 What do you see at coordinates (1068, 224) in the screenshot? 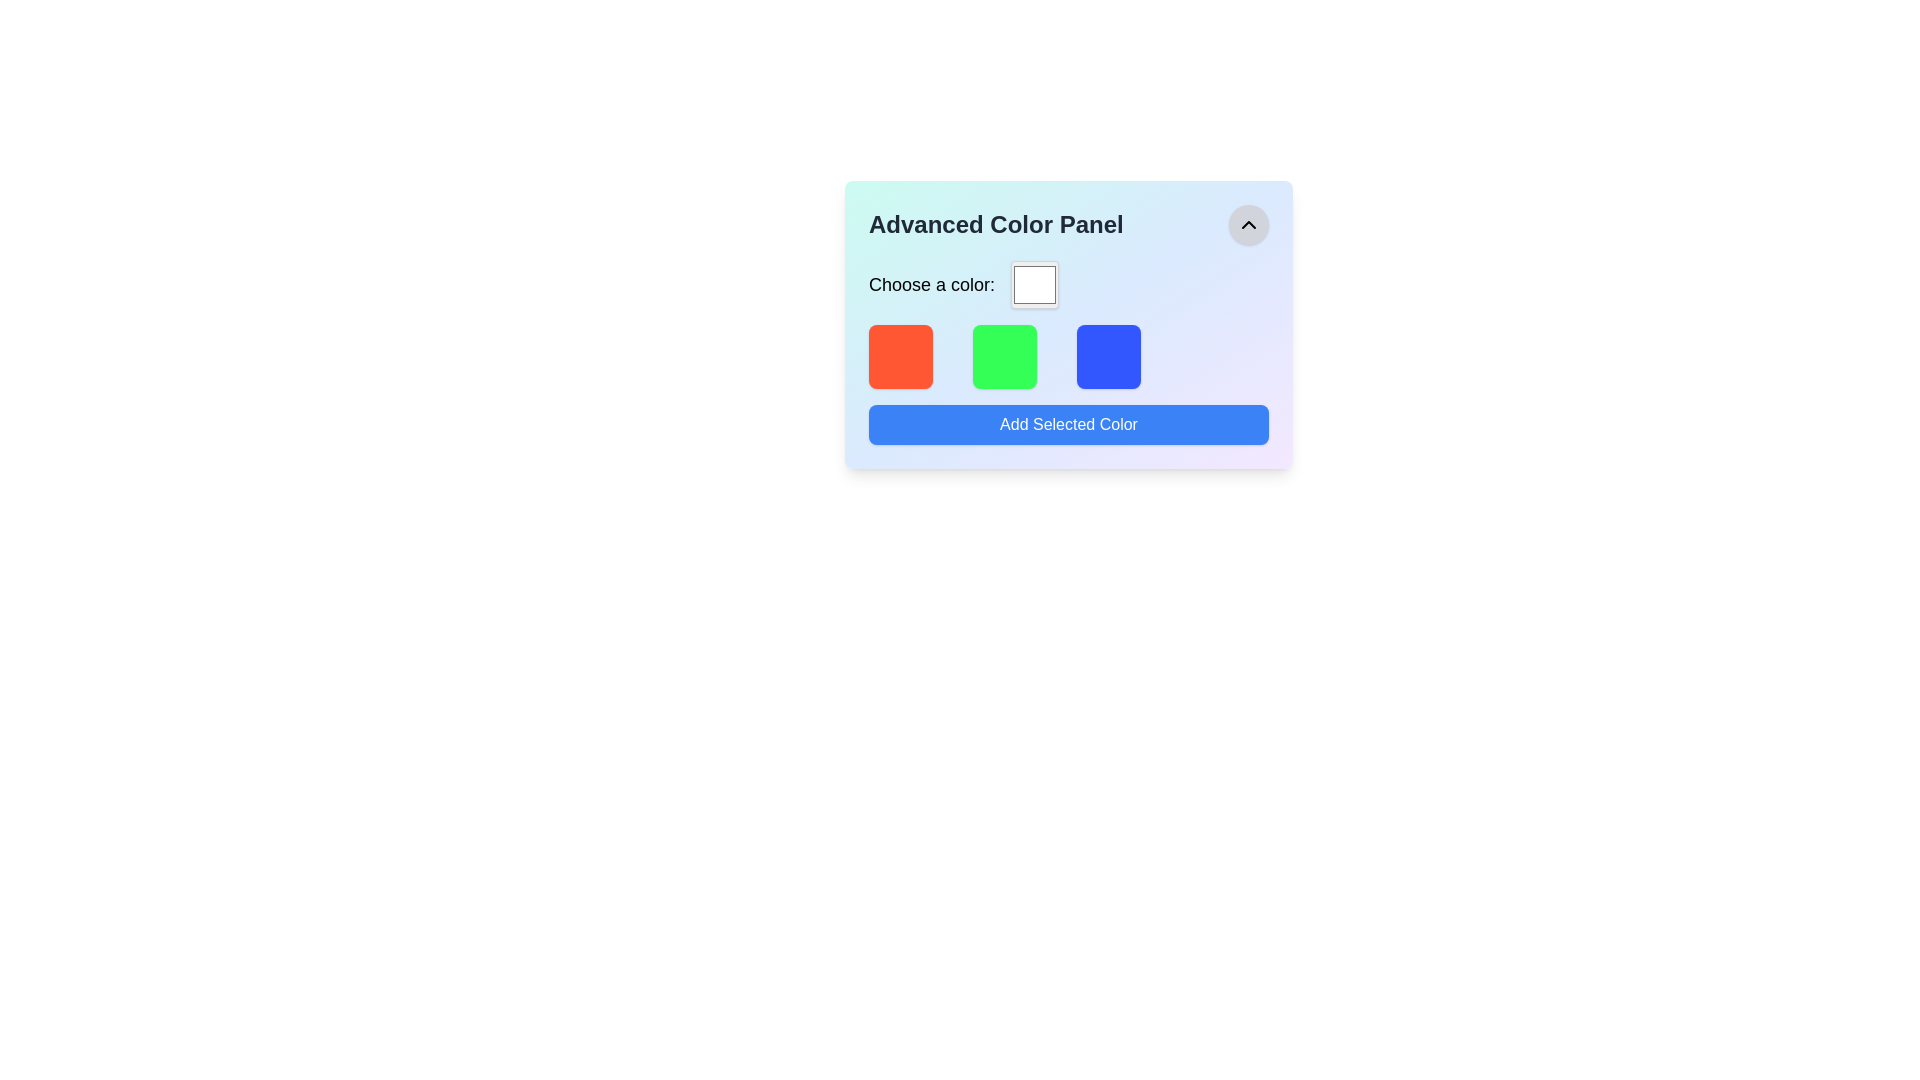
I see `text 'Advanced Color Panel' from the Title Bar with an Interactive Button, which is prominently displayed in bold, dark text on a light background` at bounding box center [1068, 224].